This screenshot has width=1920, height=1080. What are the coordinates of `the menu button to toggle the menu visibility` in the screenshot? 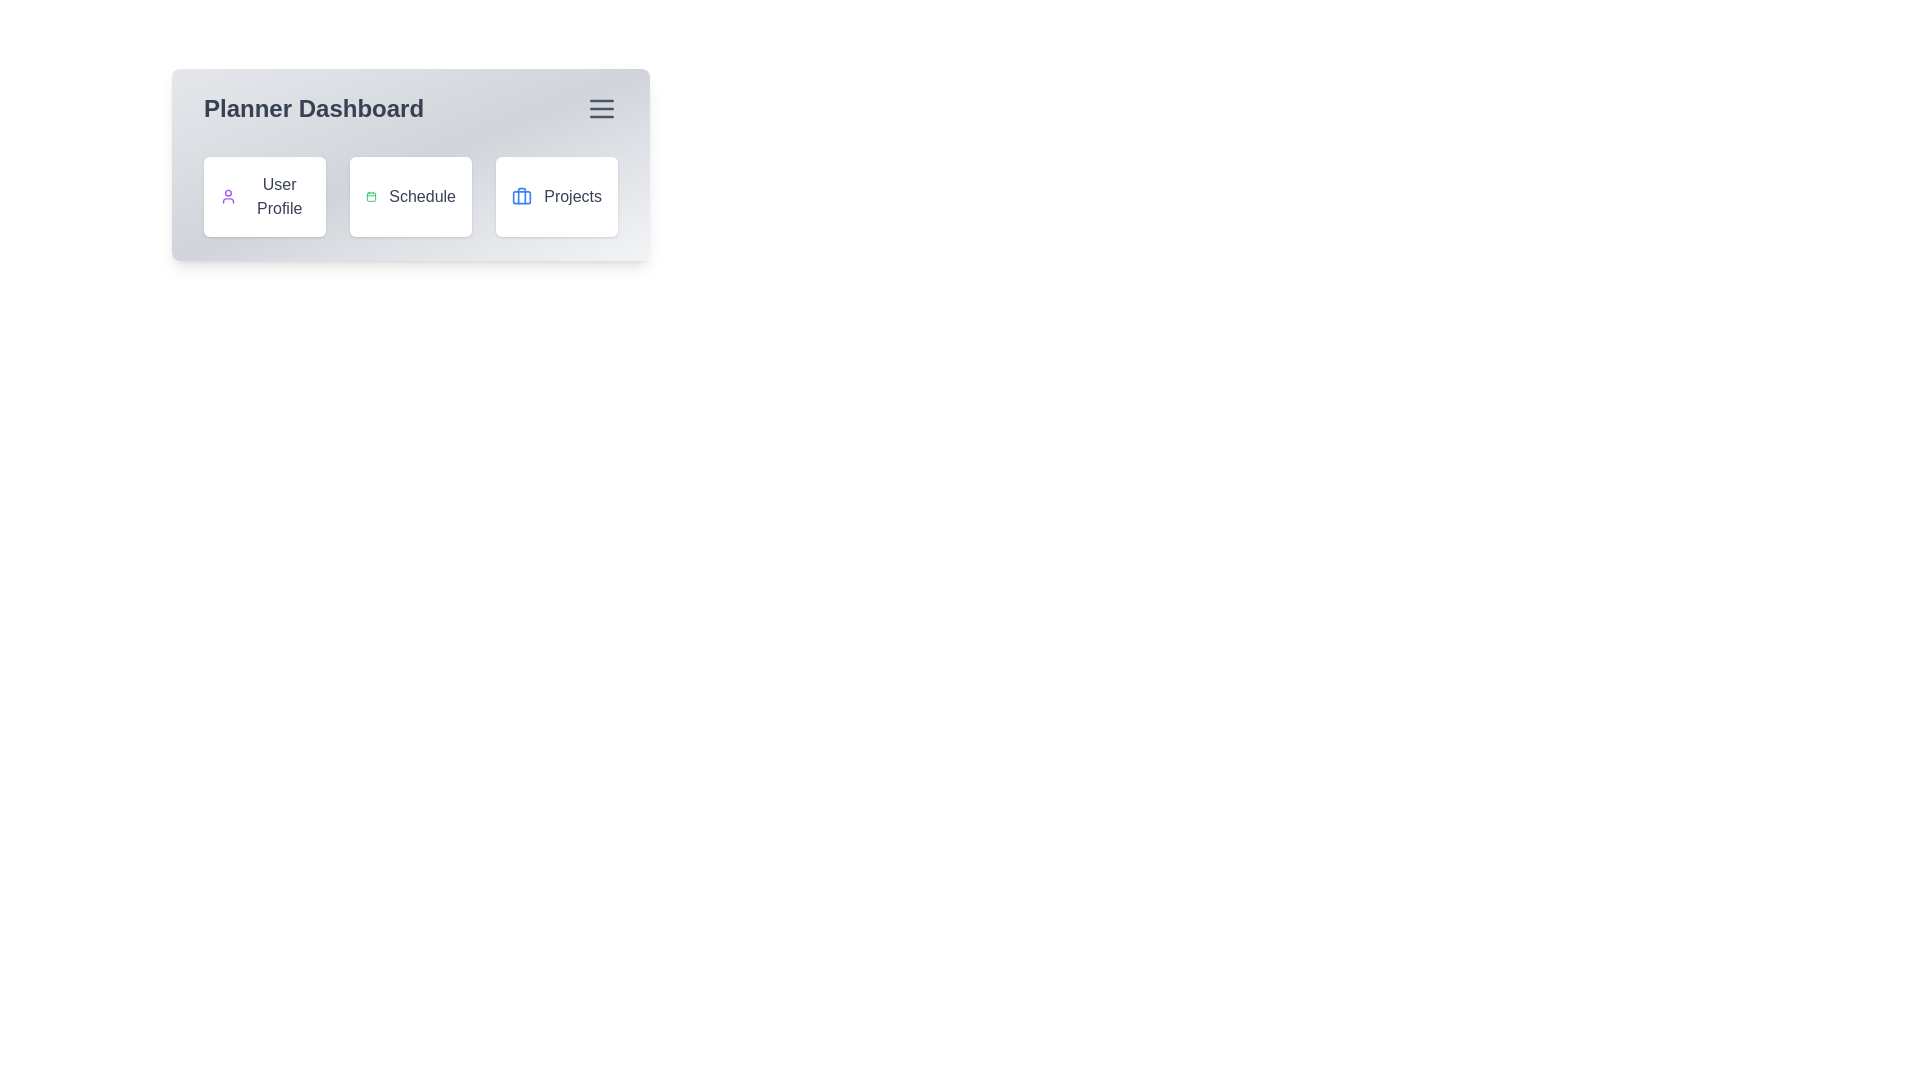 It's located at (600, 108).